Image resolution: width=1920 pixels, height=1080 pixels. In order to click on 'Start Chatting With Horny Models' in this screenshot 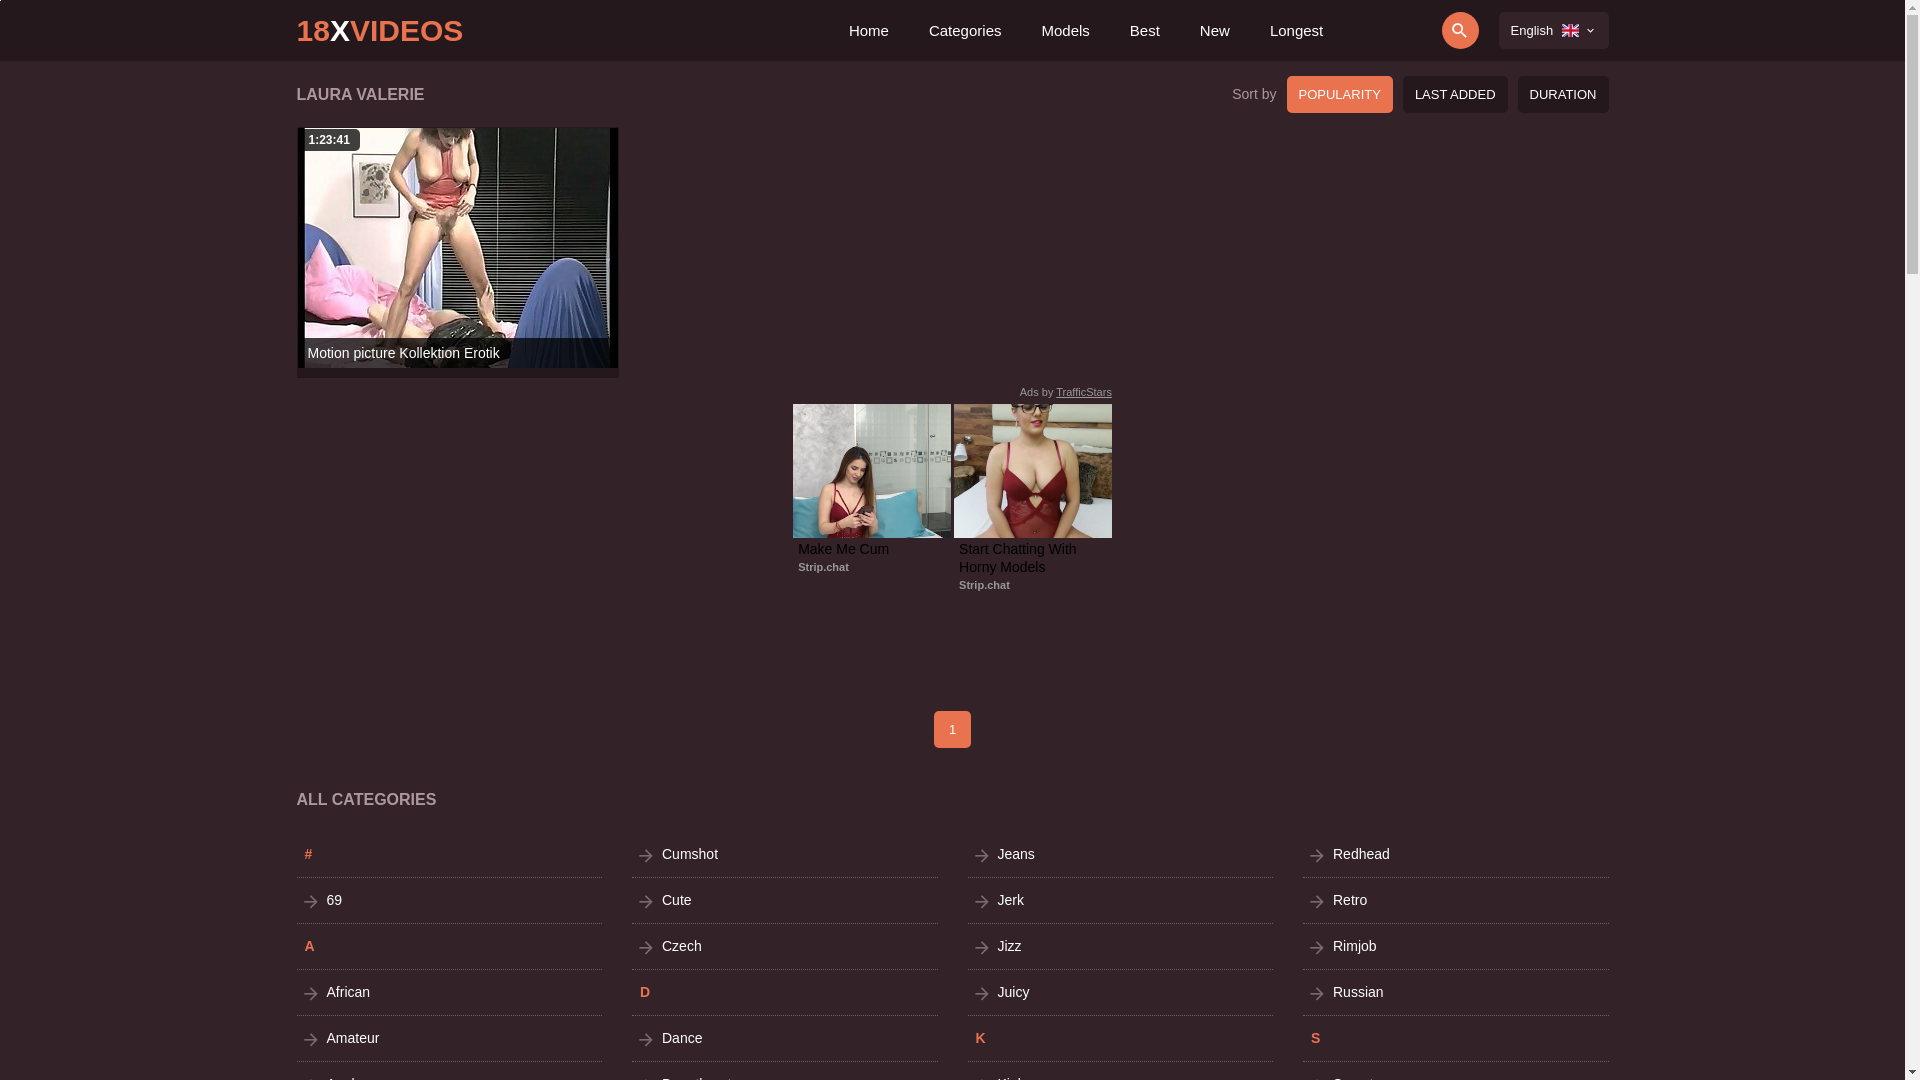, I will do `click(1032, 558)`.